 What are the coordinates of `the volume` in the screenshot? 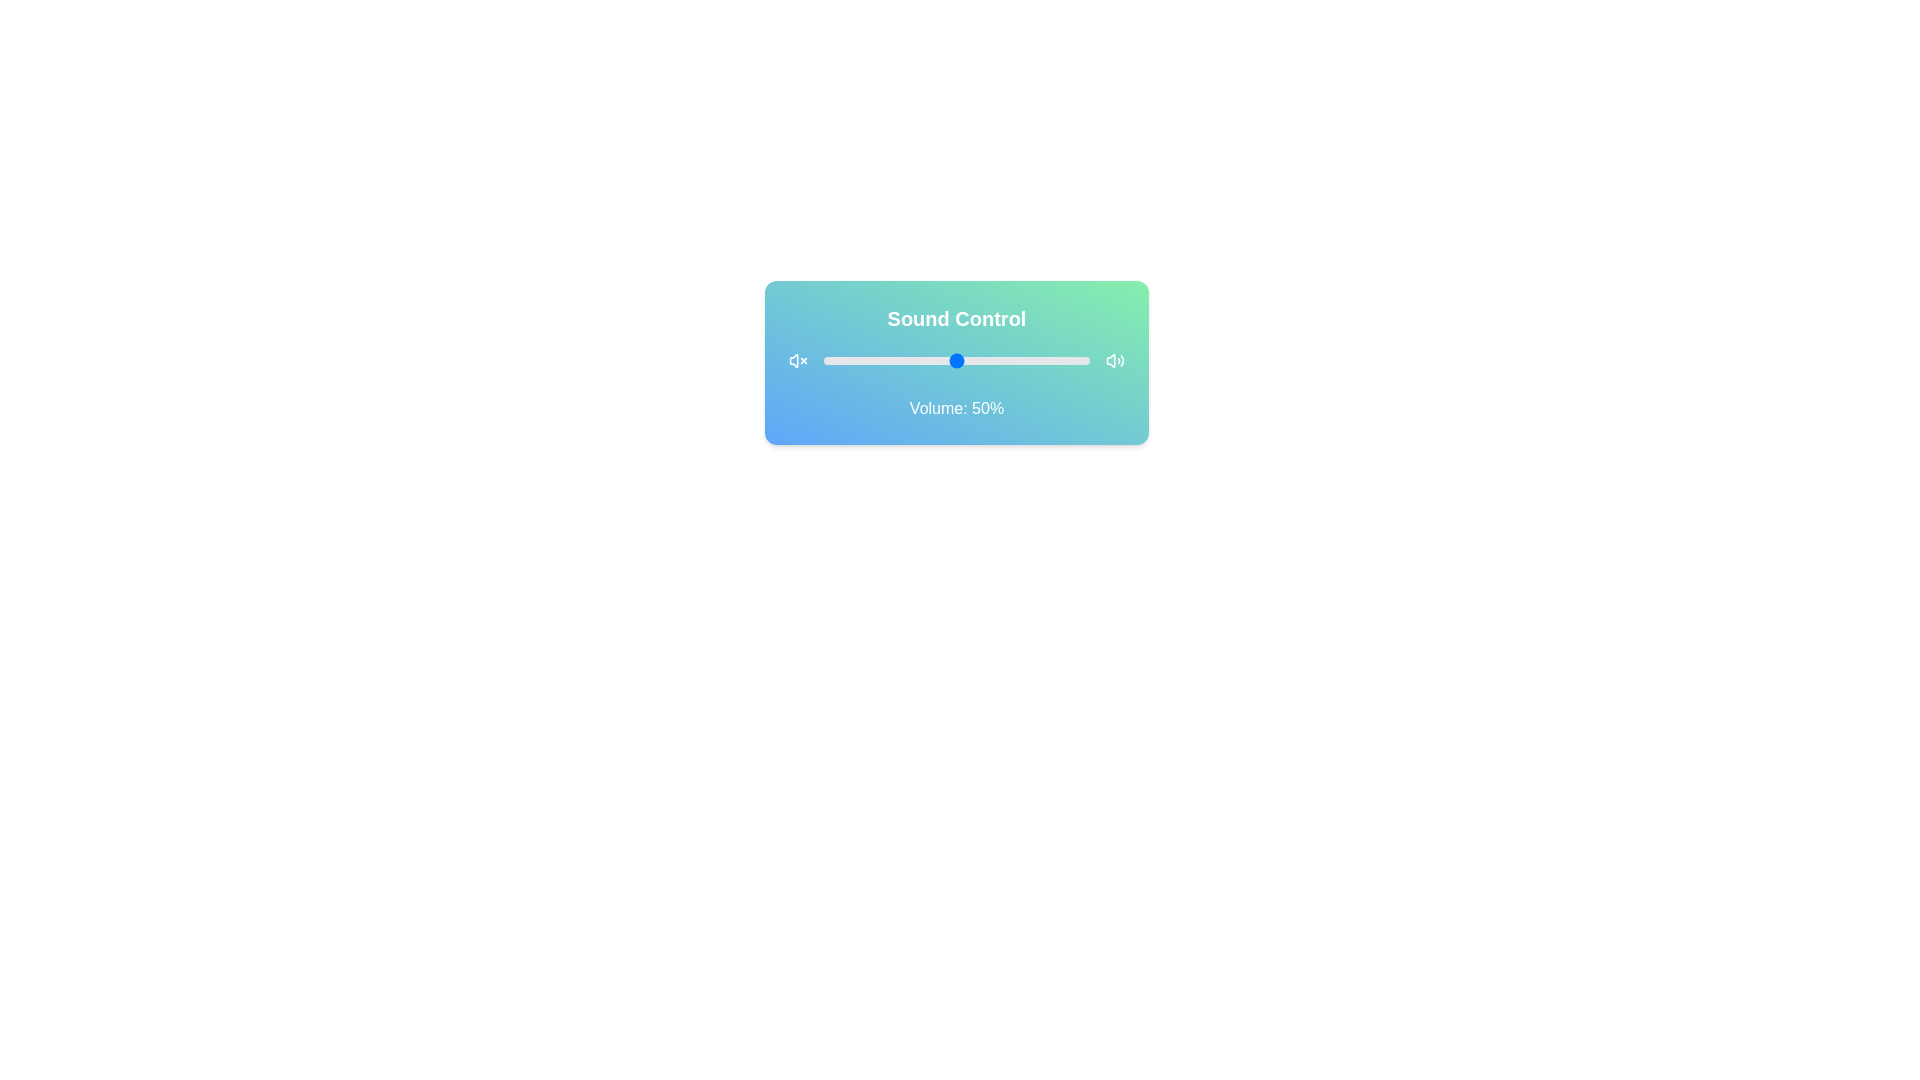 It's located at (937, 361).